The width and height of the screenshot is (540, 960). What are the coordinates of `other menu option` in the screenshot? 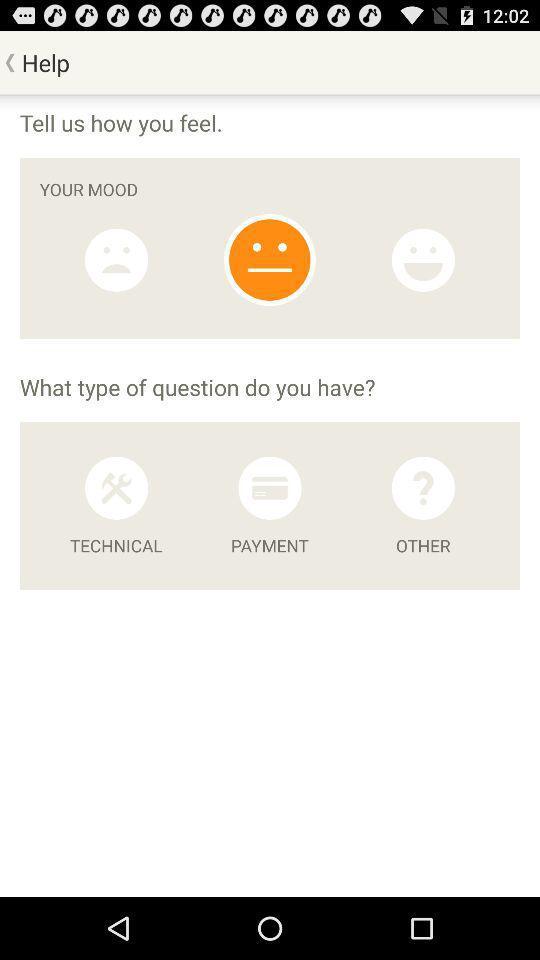 It's located at (422, 487).